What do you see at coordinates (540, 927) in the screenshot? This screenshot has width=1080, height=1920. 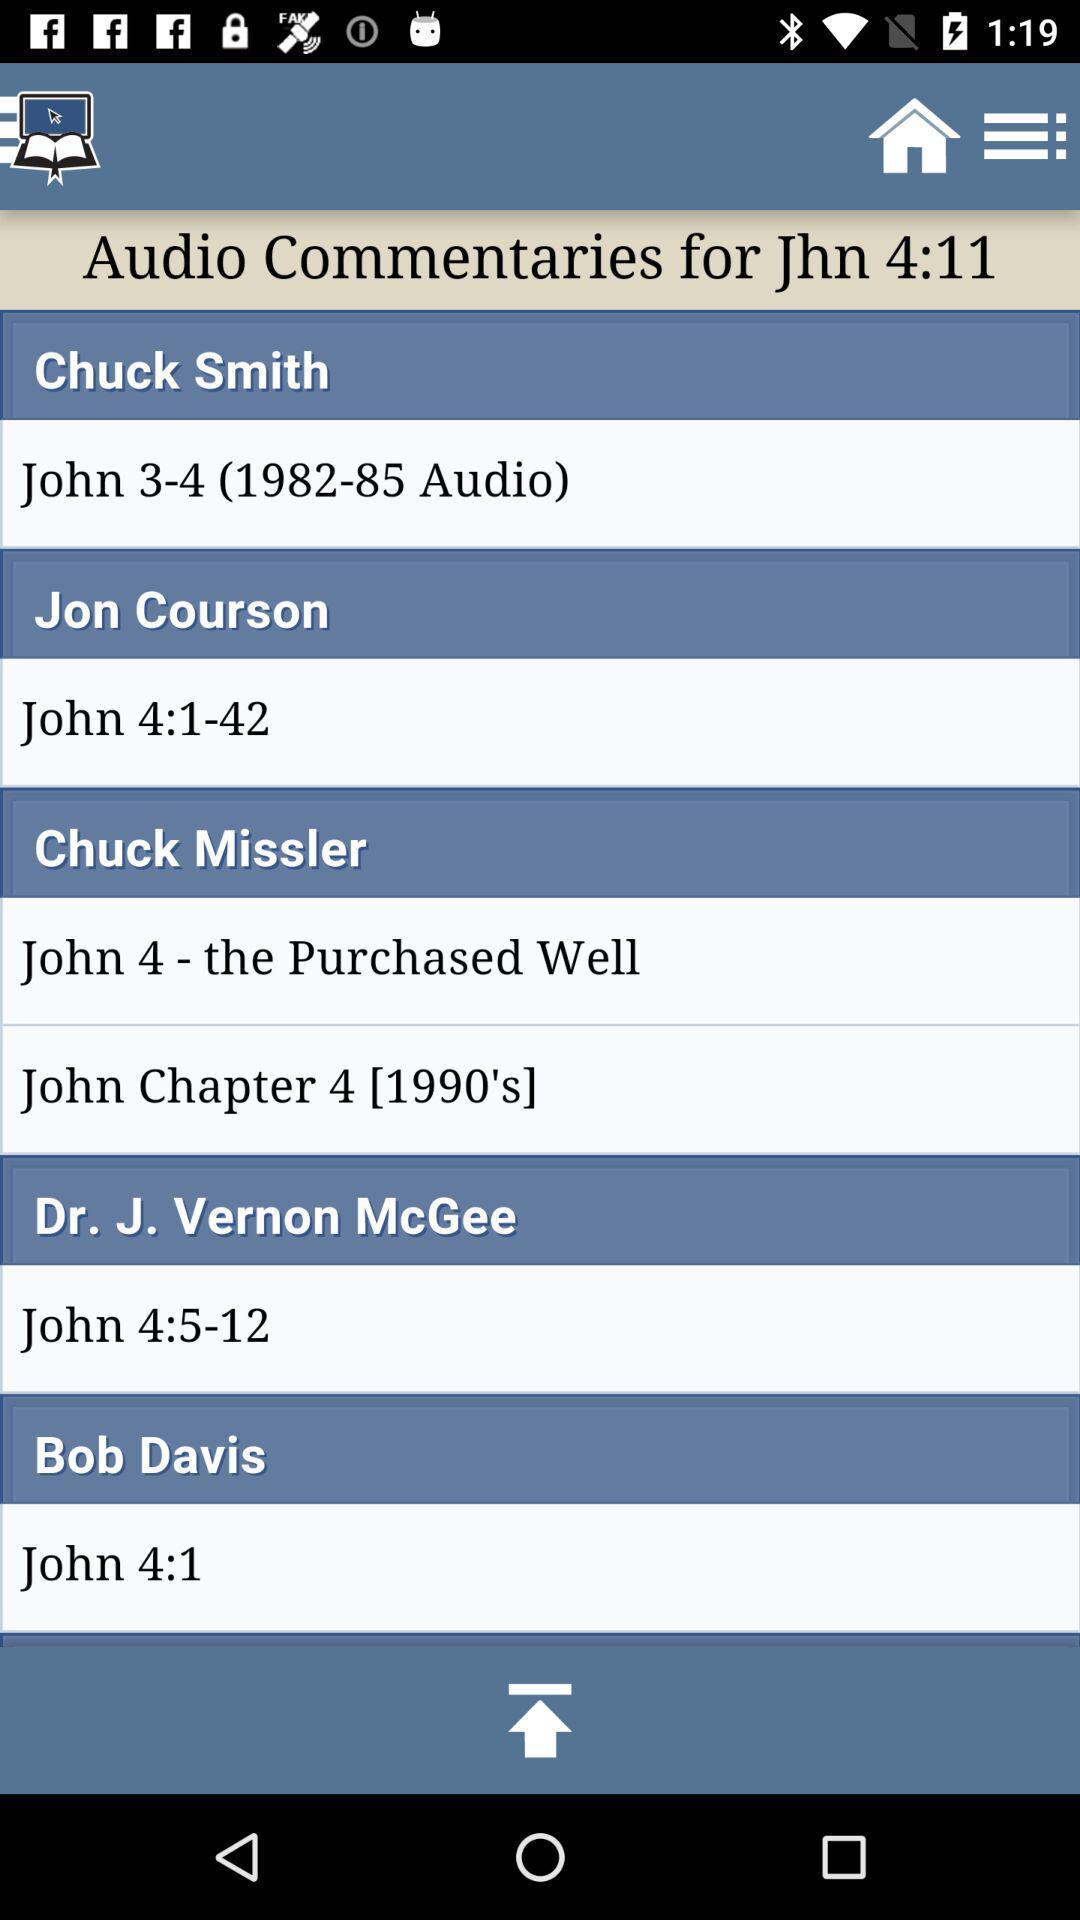 I see `audio commentaries` at bounding box center [540, 927].